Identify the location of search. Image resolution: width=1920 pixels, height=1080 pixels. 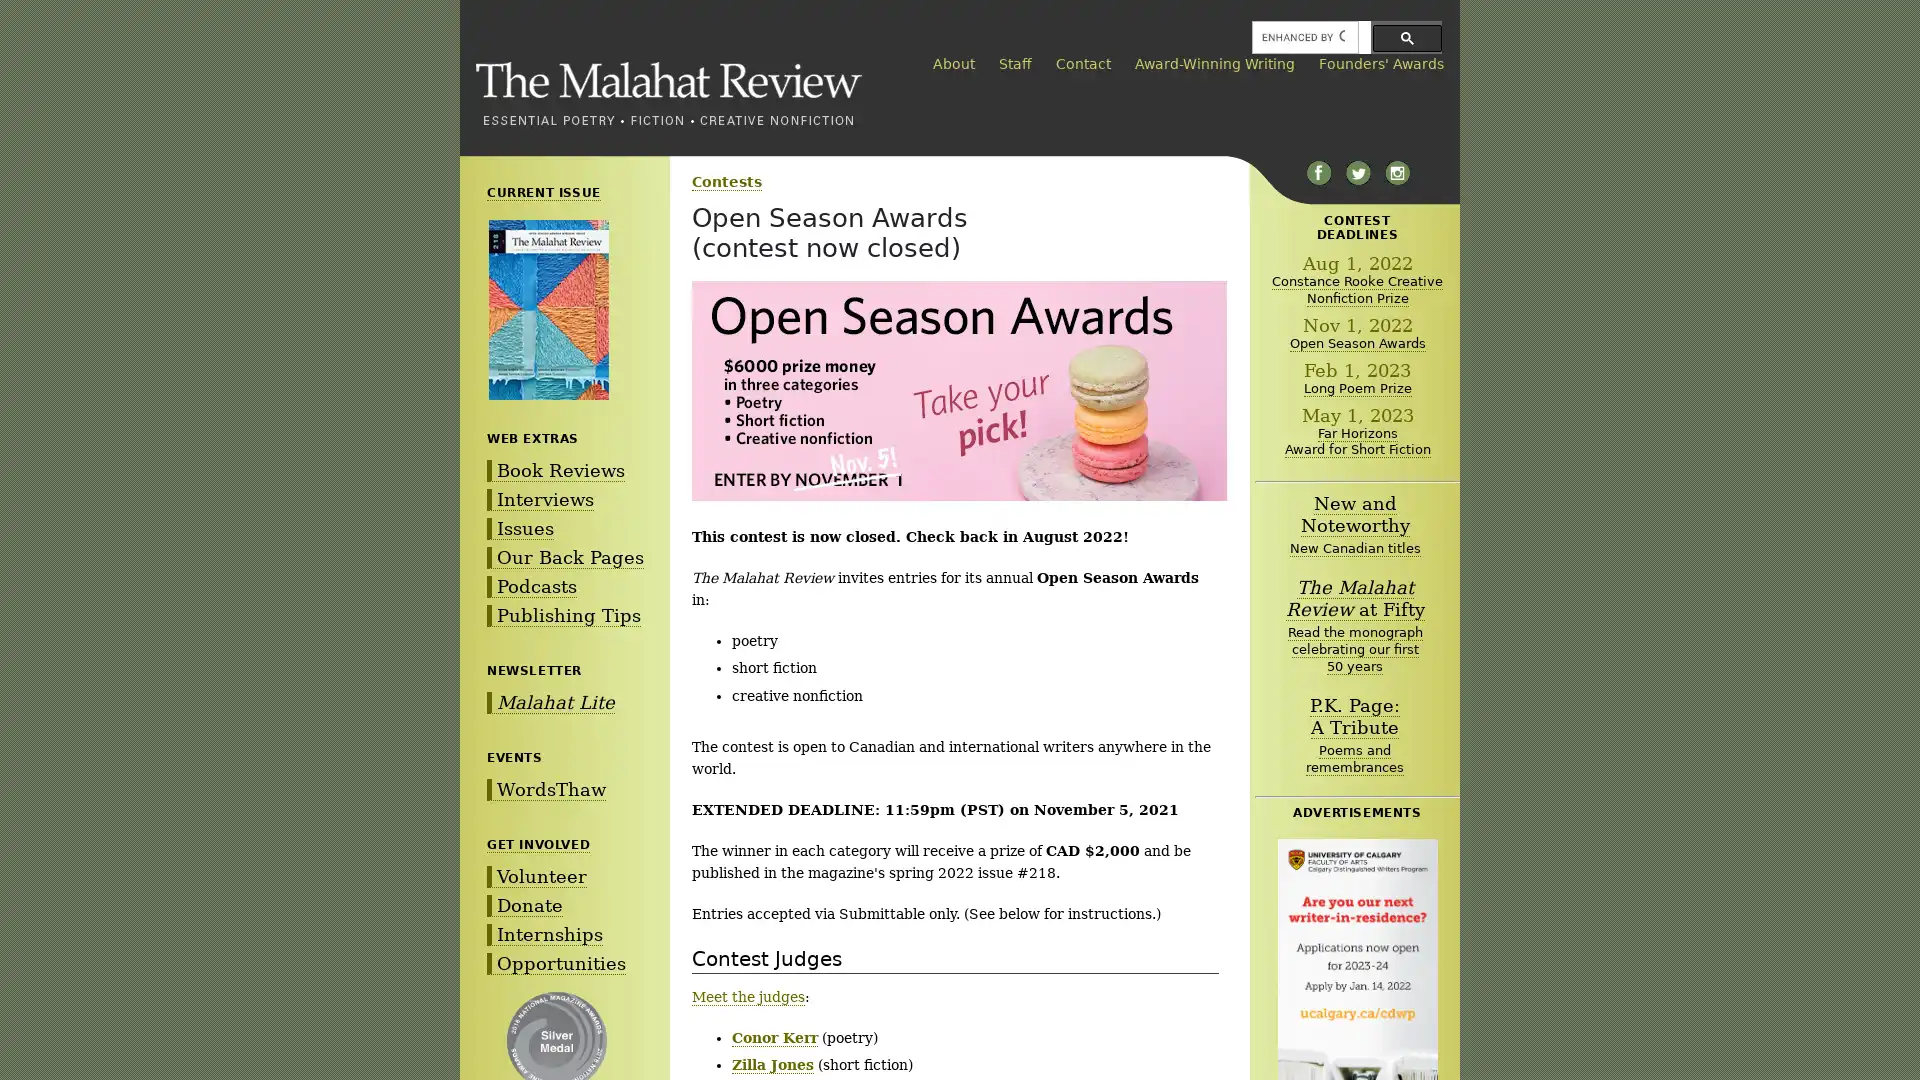
(1406, 37).